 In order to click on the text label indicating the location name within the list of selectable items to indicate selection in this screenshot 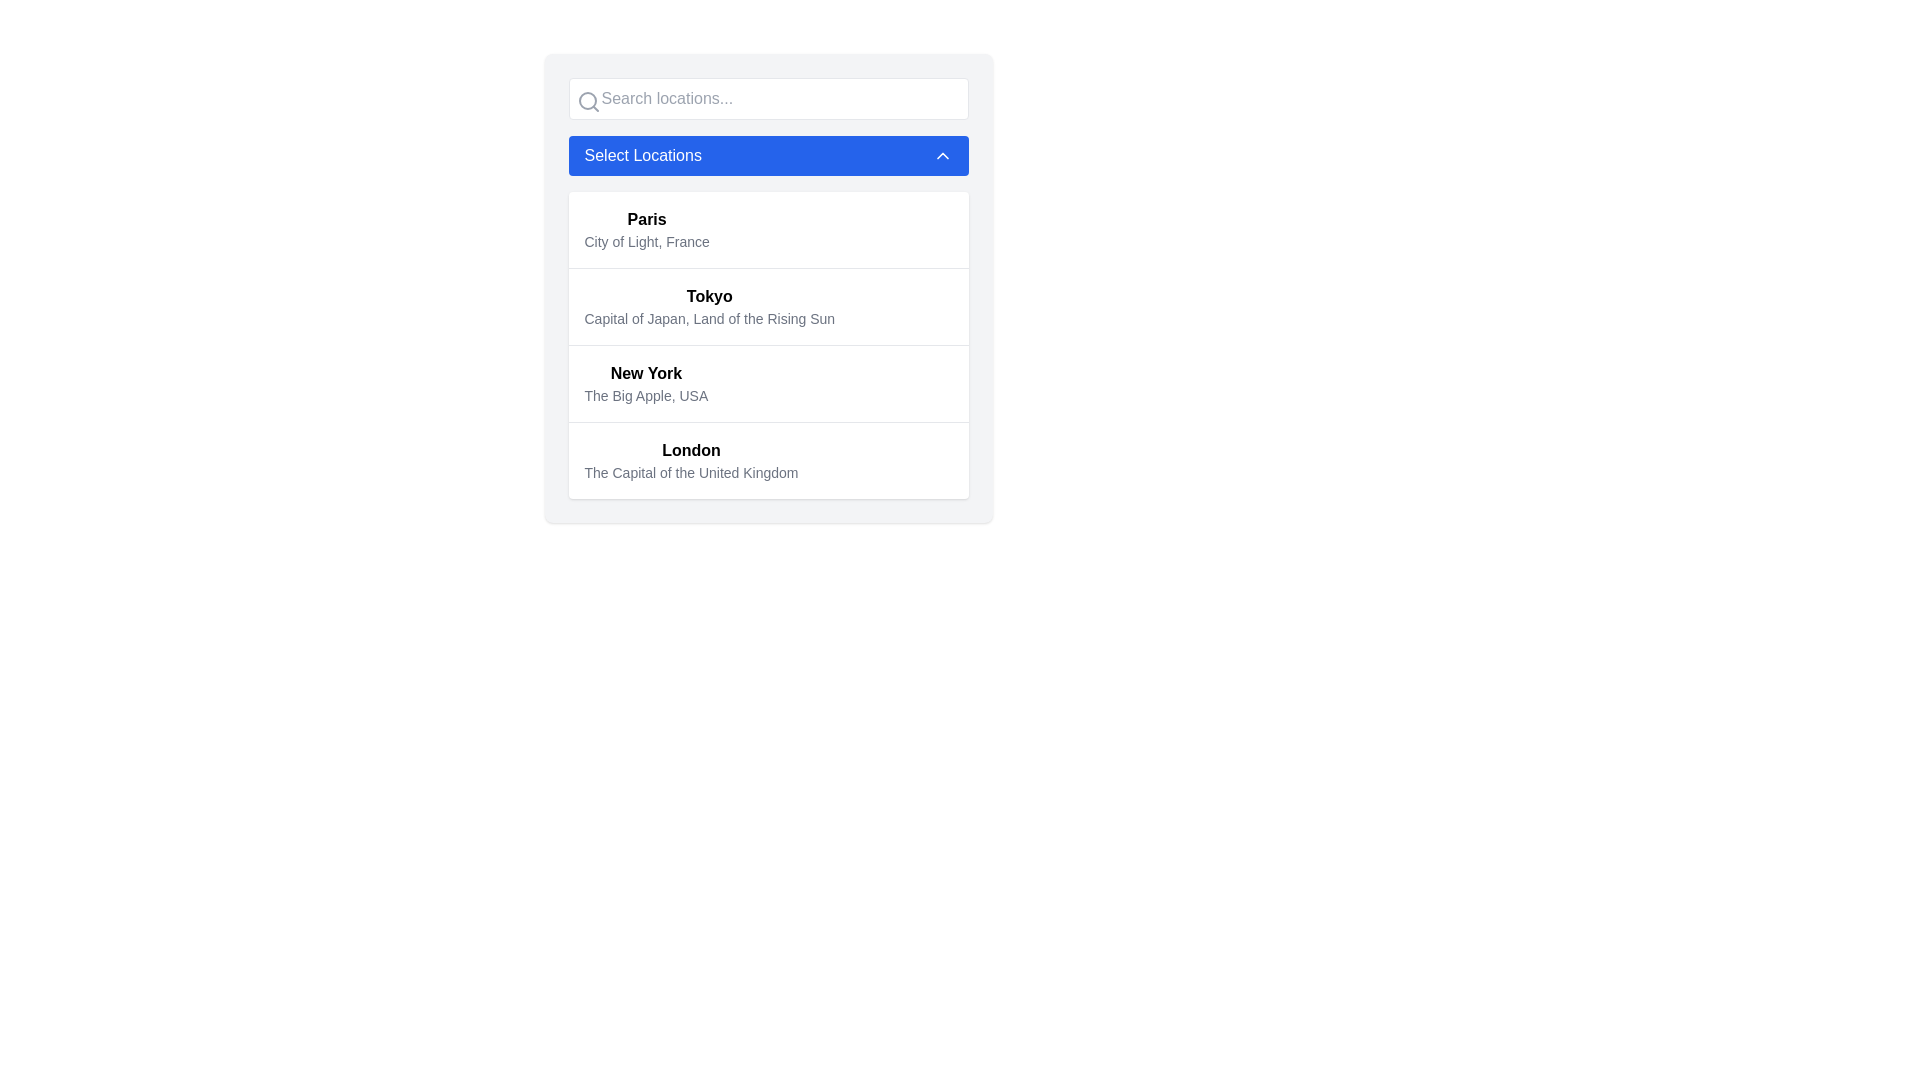, I will do `click(709, 297)`.